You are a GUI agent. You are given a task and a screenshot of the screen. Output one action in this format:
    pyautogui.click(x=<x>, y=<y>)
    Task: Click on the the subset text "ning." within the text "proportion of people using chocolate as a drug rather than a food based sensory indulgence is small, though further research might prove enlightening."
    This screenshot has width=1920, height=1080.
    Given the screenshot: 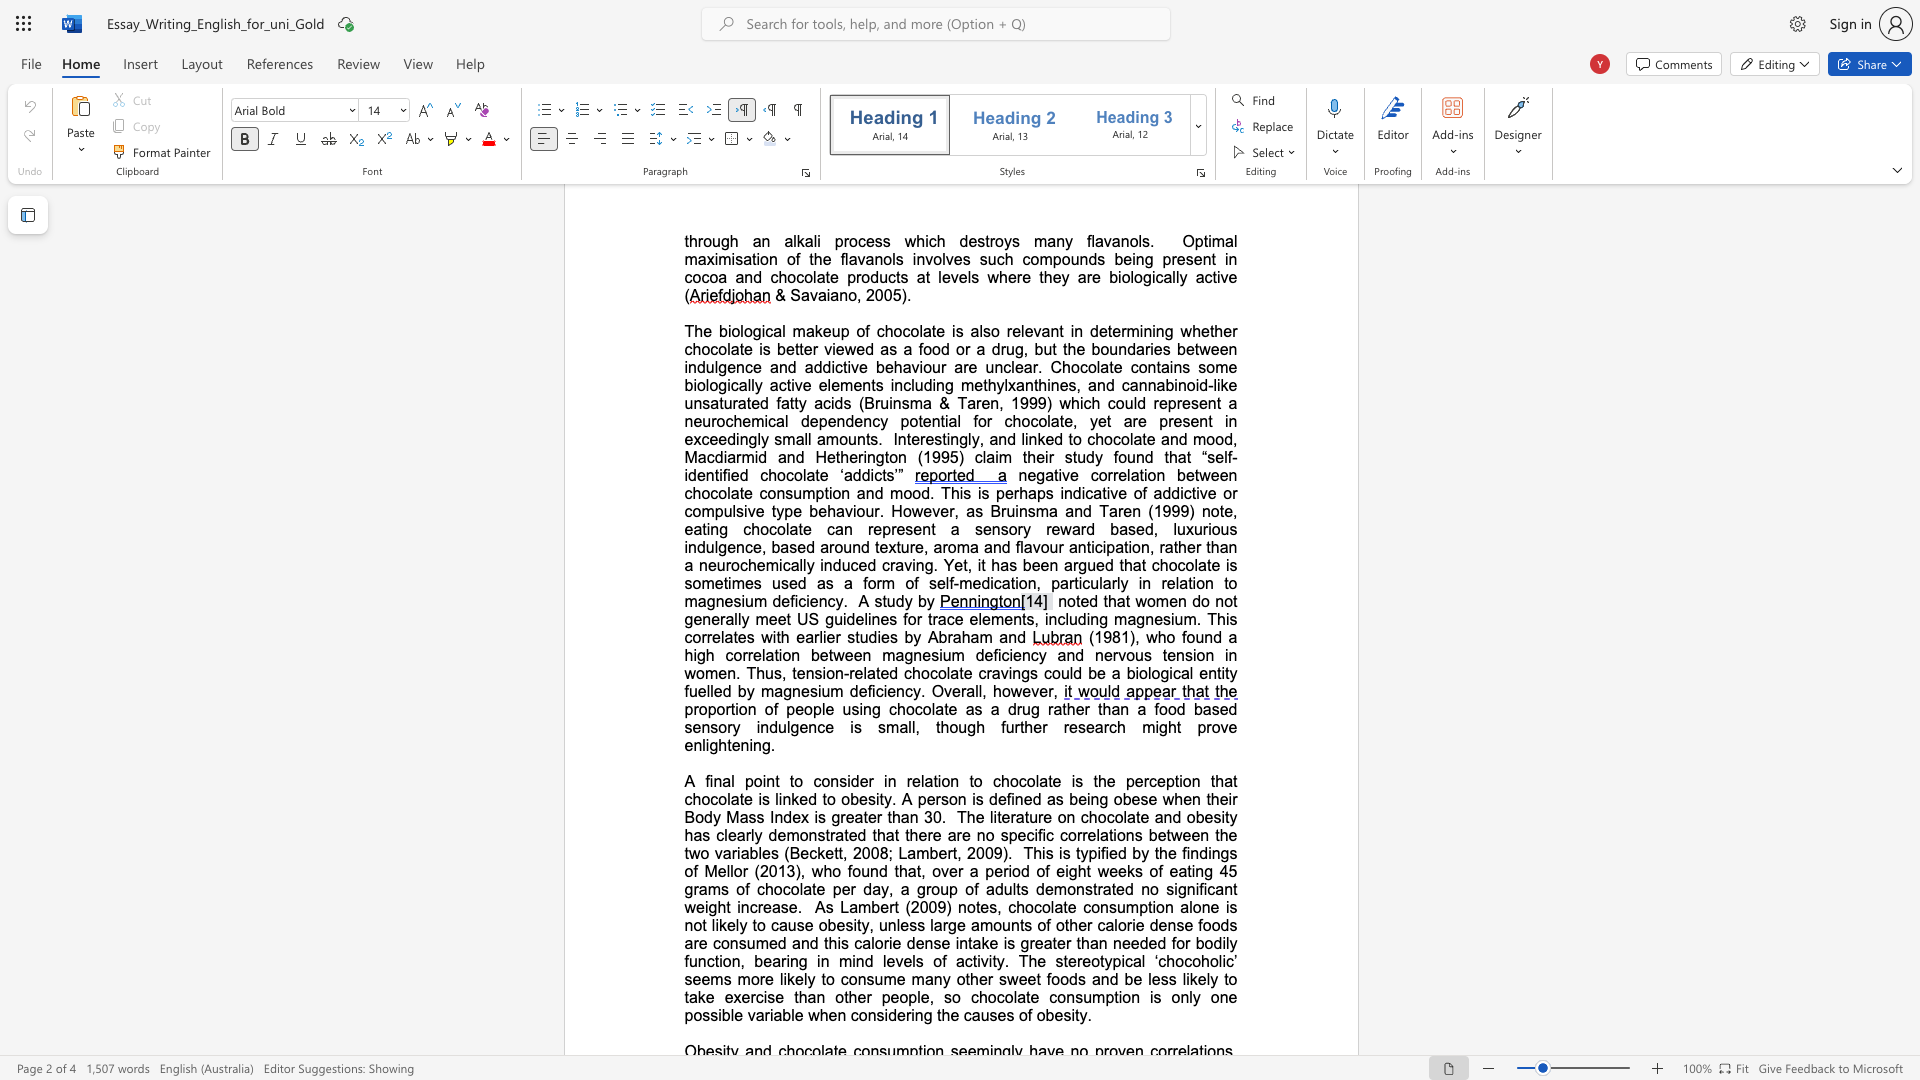 What is the action you would take?
    pyautogui.click(x=739, y=745)
    